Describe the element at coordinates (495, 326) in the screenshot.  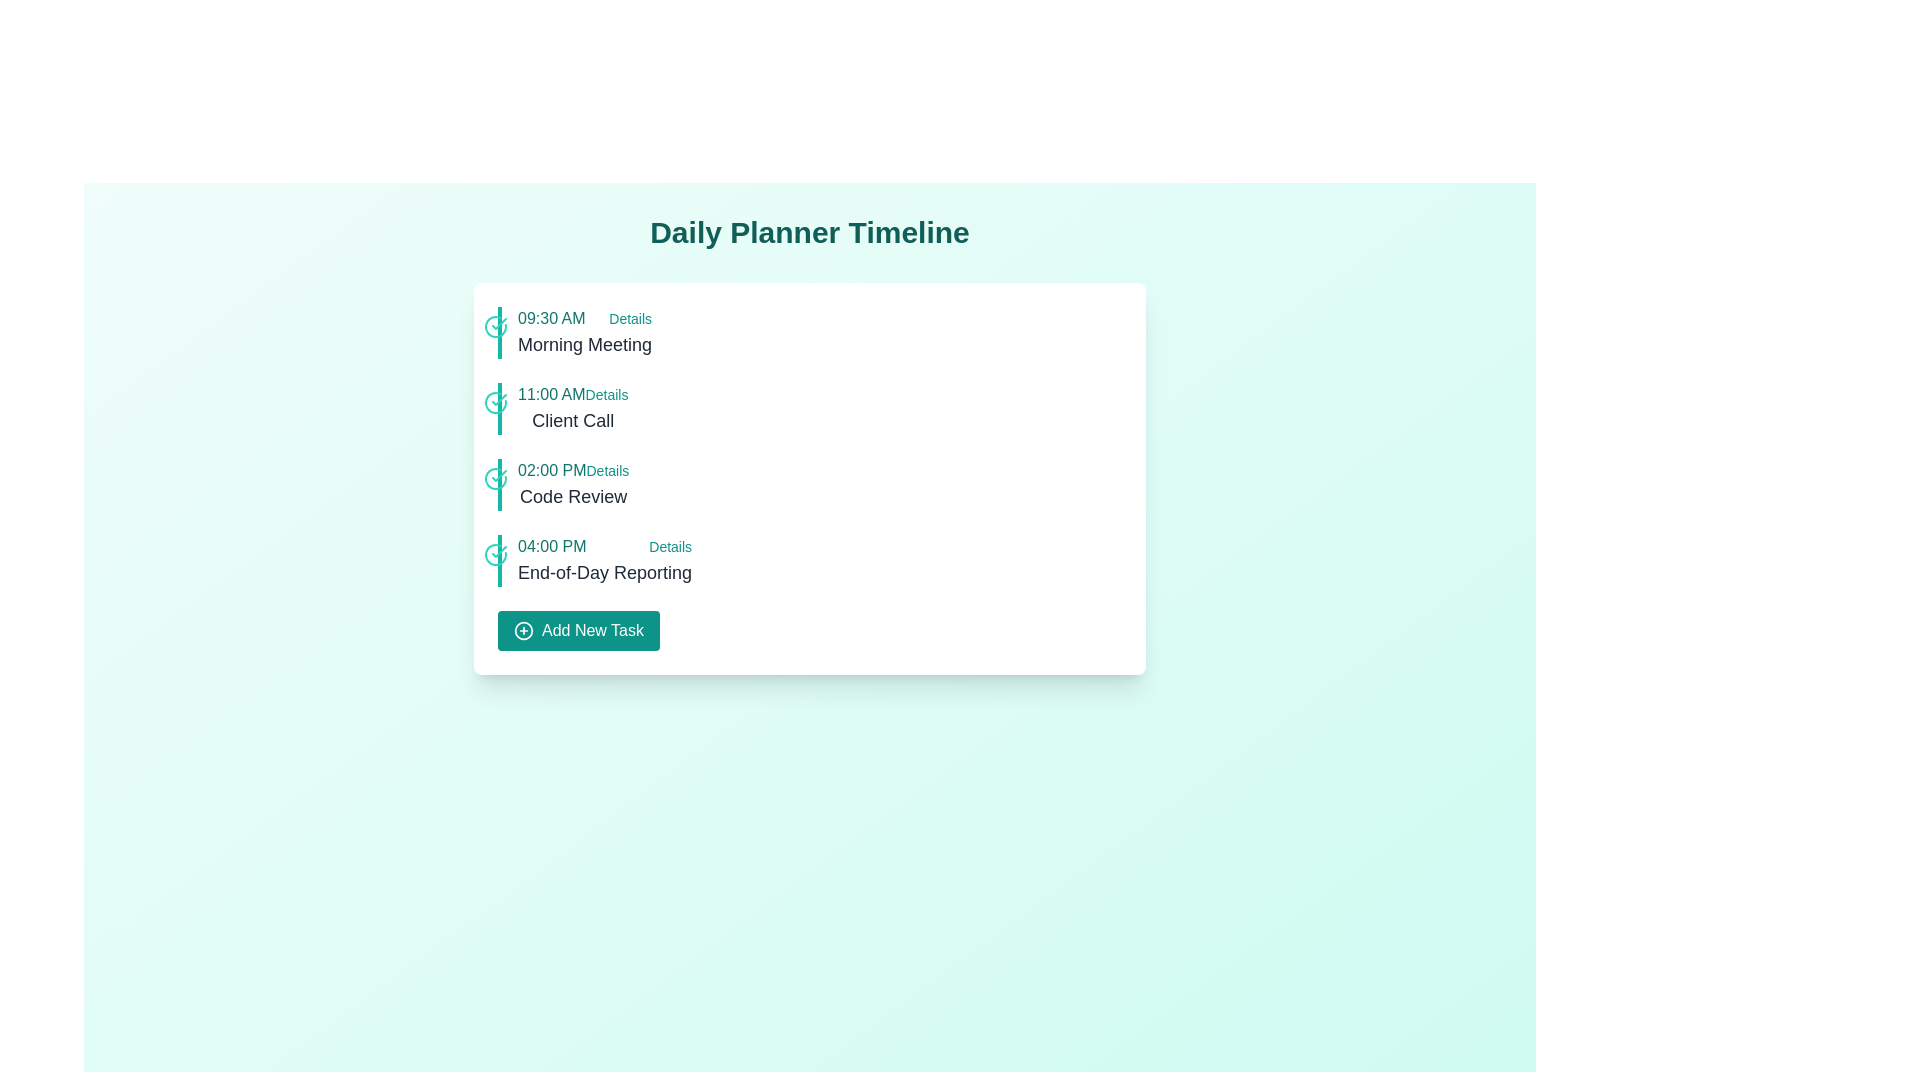
I see `the circular teal icon with a checkmark symbol located to the left of the '09:30 AM Morning Meeting' text in the timeline layout` at that location.